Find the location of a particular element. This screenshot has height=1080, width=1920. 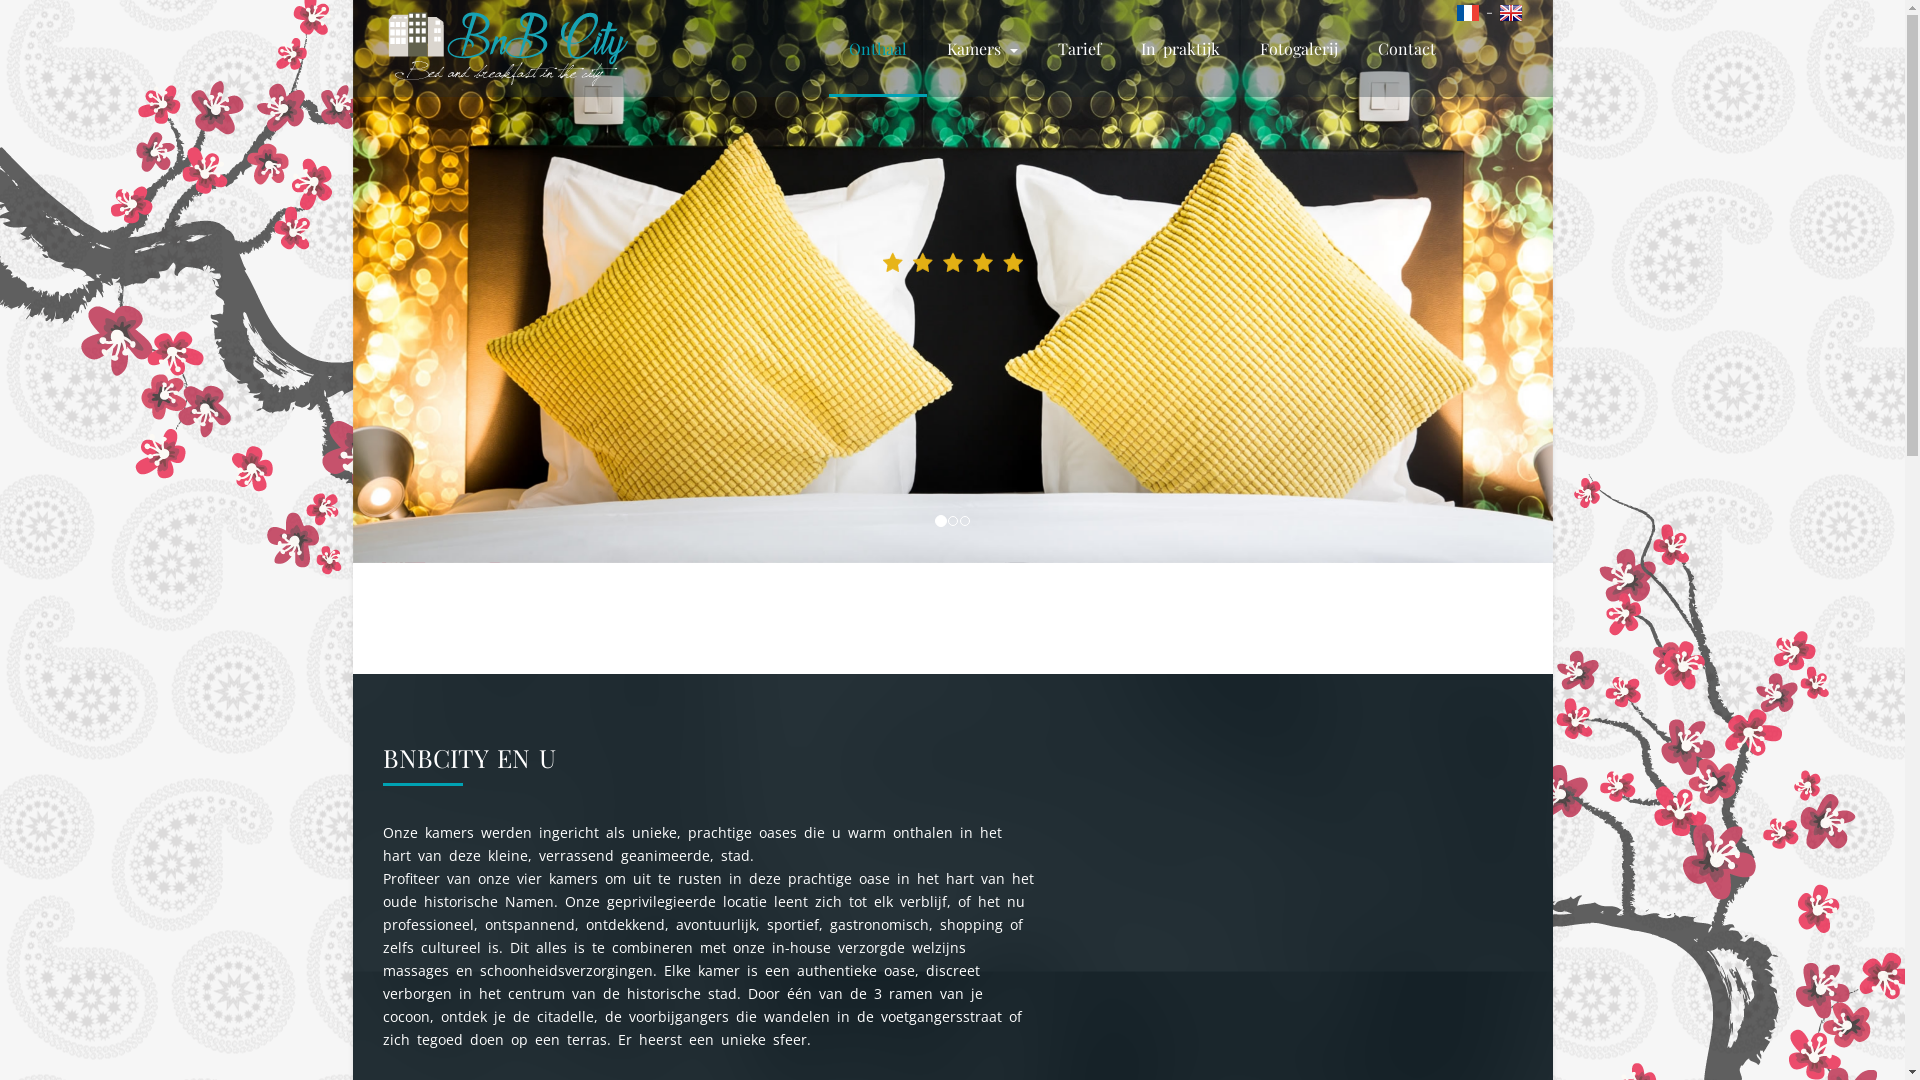

'Kamers' is located at coordinates (981, 47).